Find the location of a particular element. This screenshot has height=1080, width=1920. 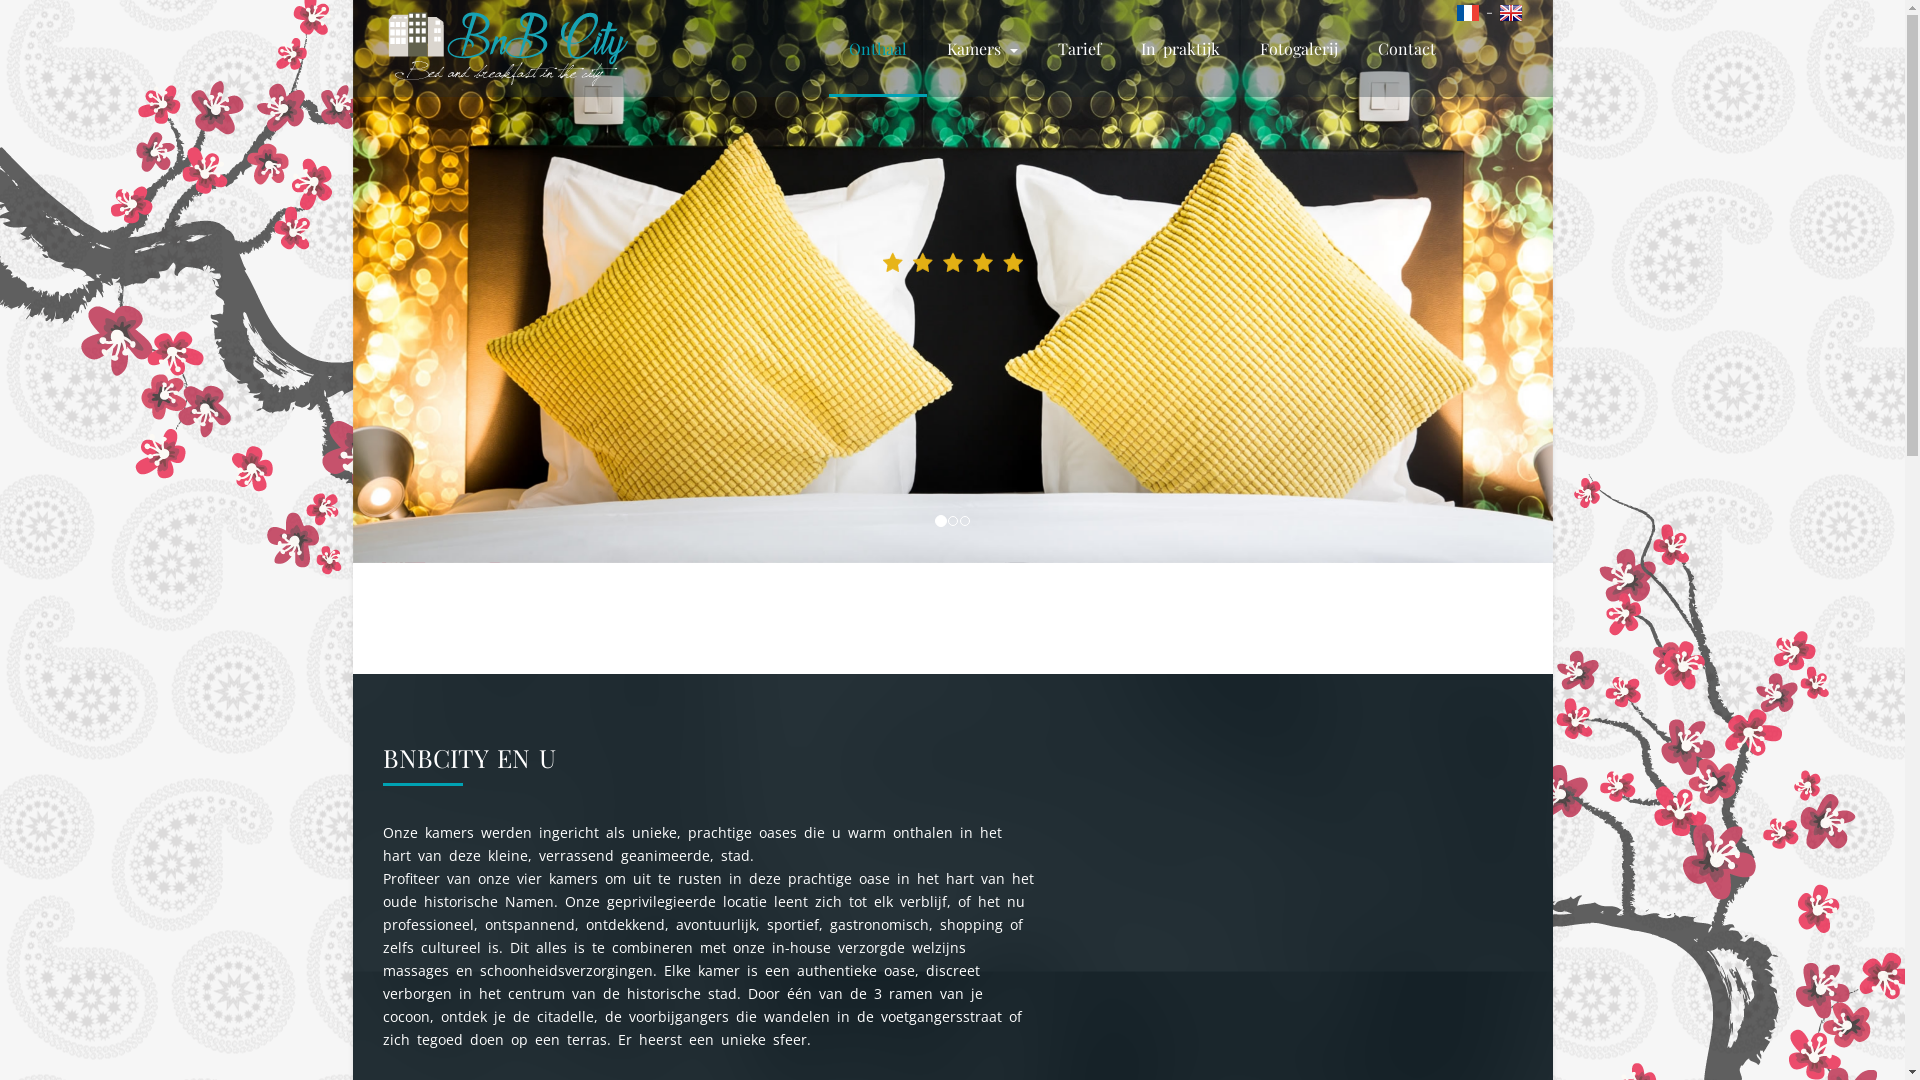

'Kamers' is located at coordinates (981, 47).